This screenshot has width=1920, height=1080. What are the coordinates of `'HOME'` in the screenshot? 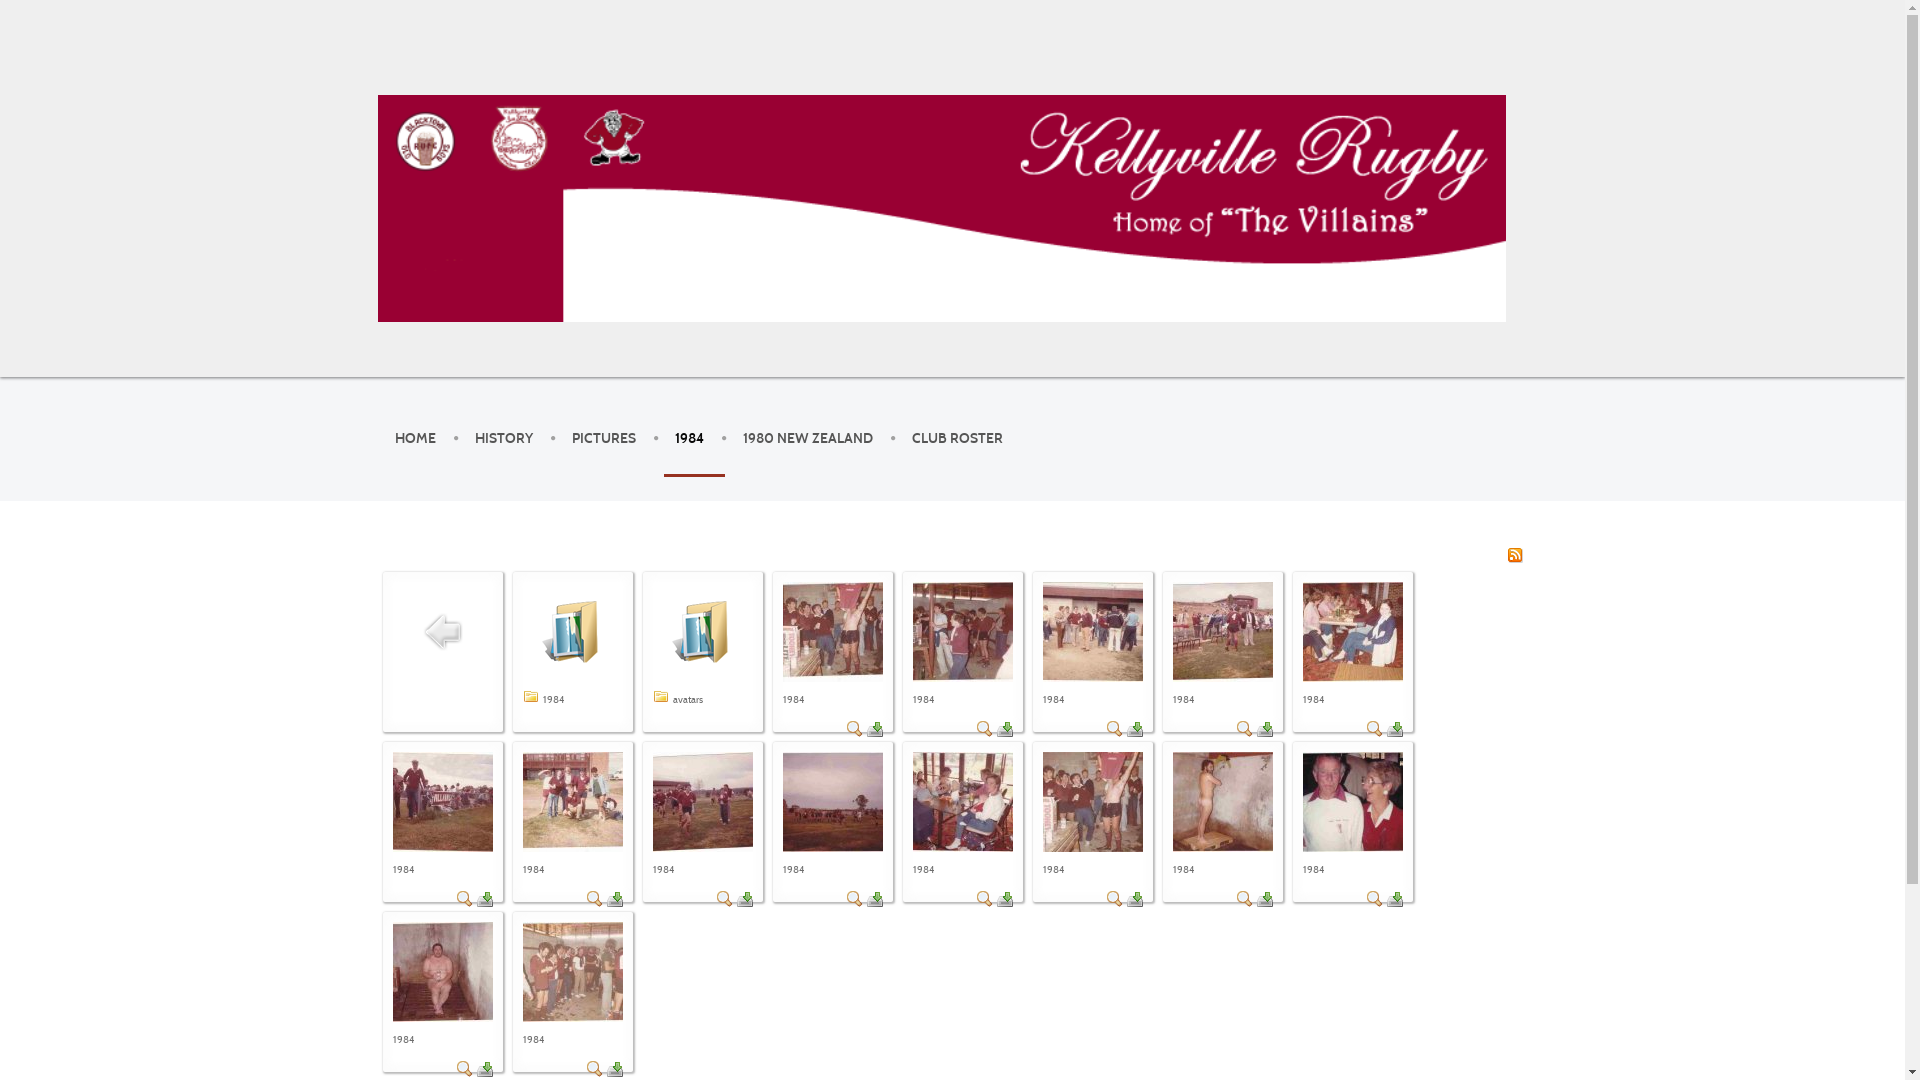 It's located at (413, 438).